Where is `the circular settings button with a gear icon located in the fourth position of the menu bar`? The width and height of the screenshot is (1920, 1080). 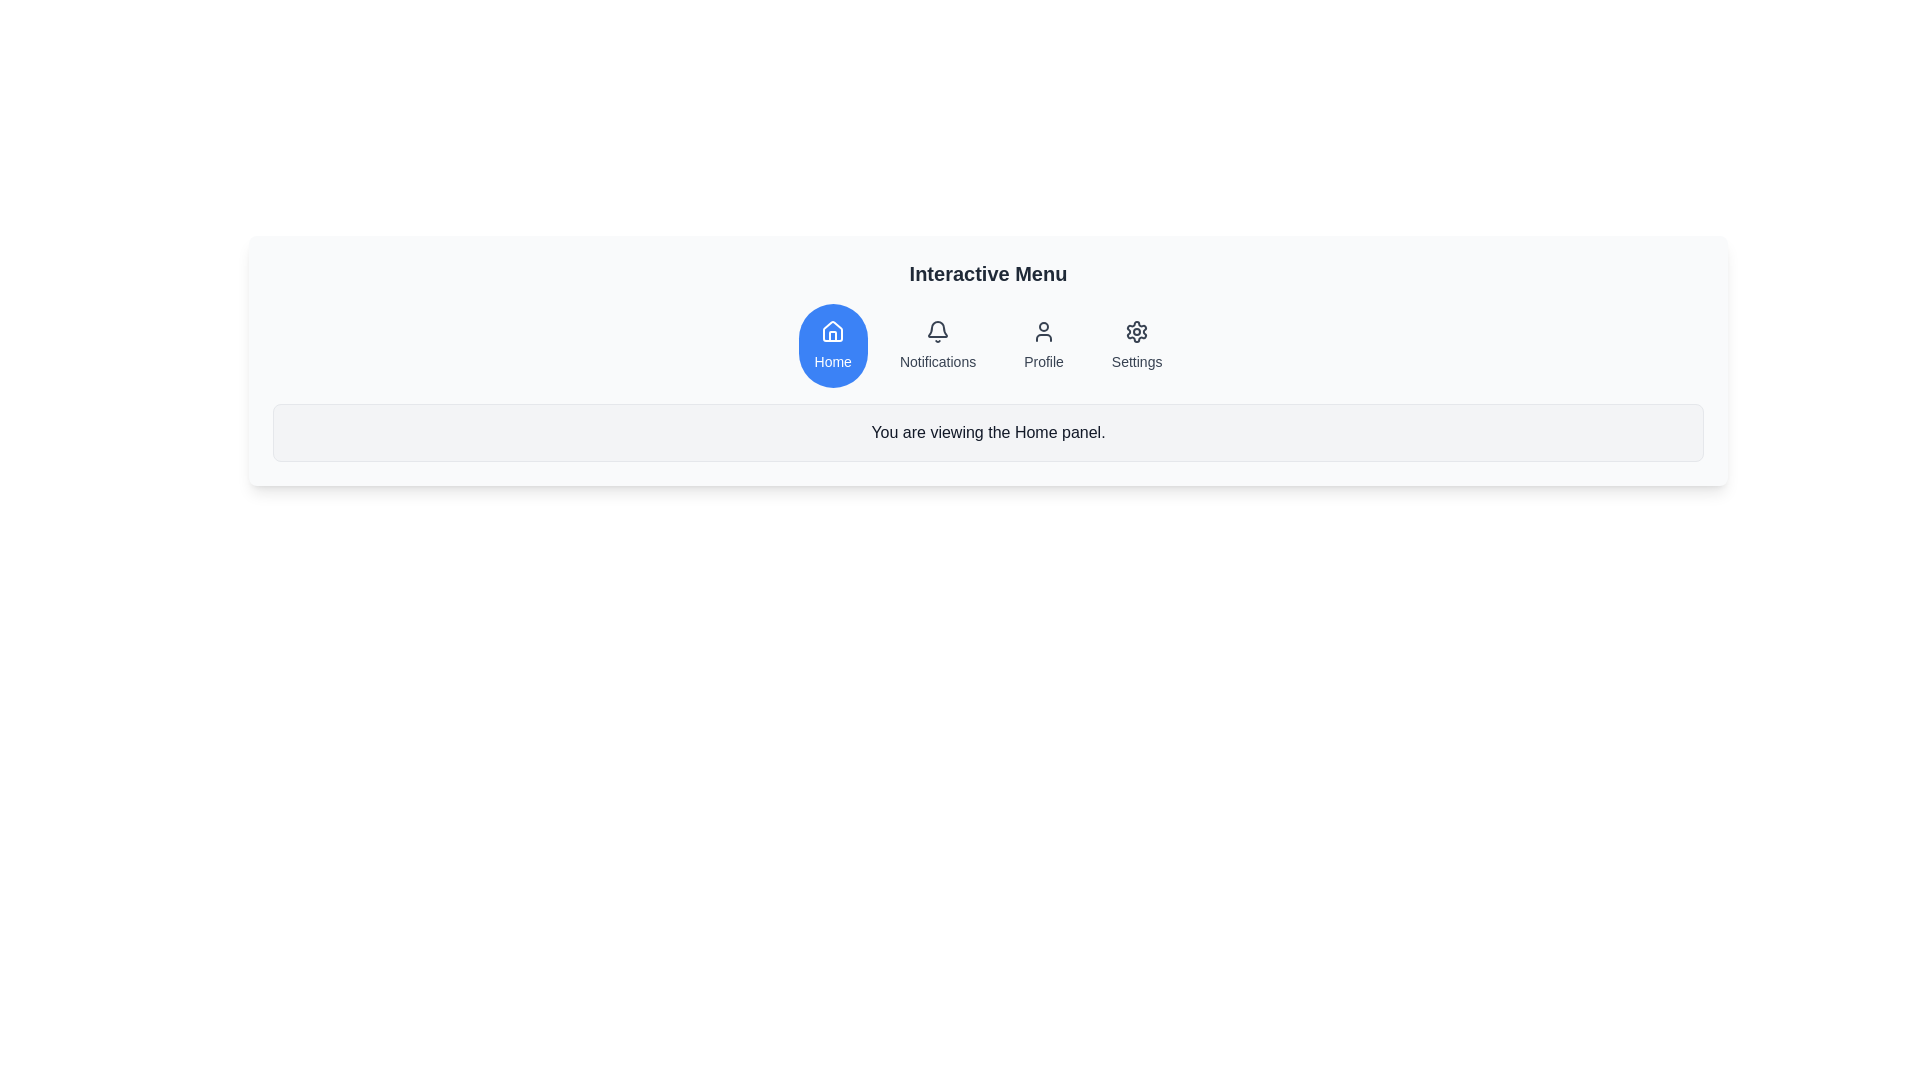
the circular settings button with a gear icon located in the fourth position of the menu bar is located at coordinates (1137, 345).